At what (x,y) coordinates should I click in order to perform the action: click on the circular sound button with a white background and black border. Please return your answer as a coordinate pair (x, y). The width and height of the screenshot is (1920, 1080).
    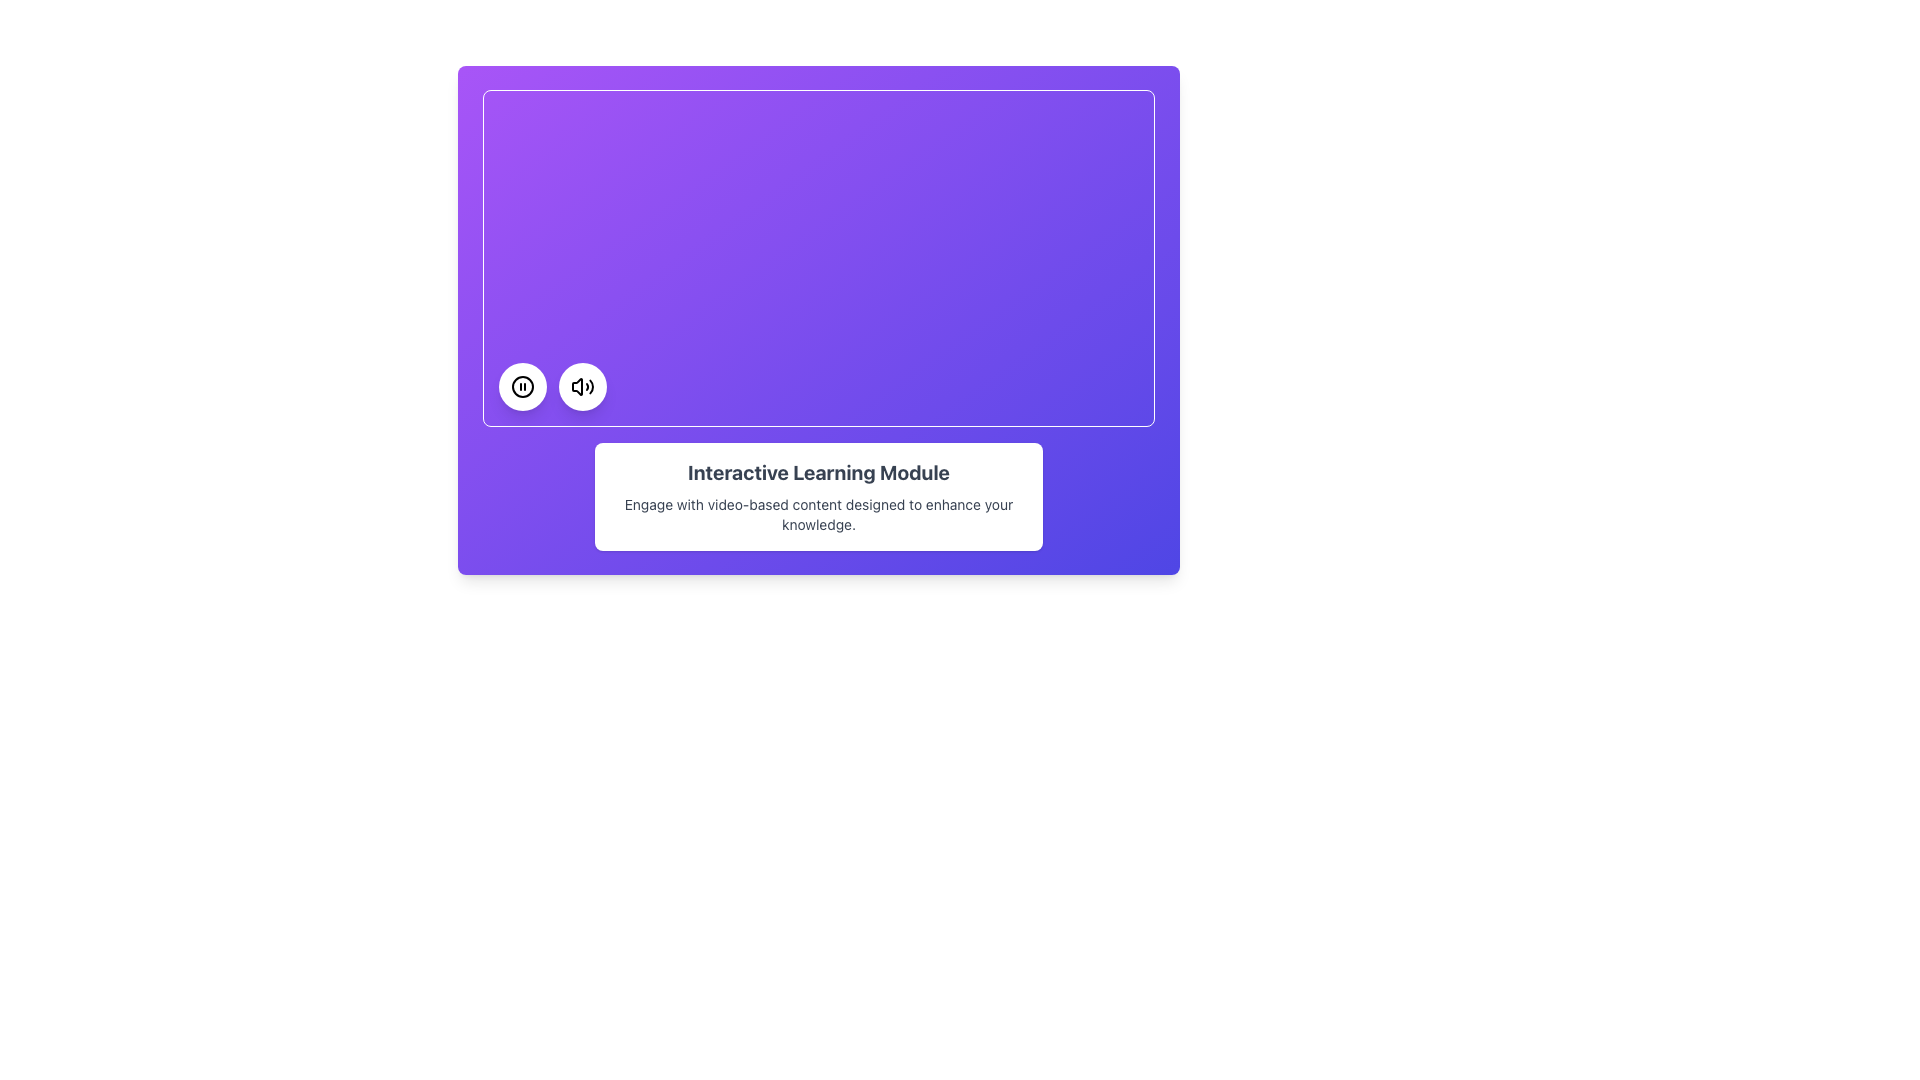
    Looking at the image, I should click on (581, 386).